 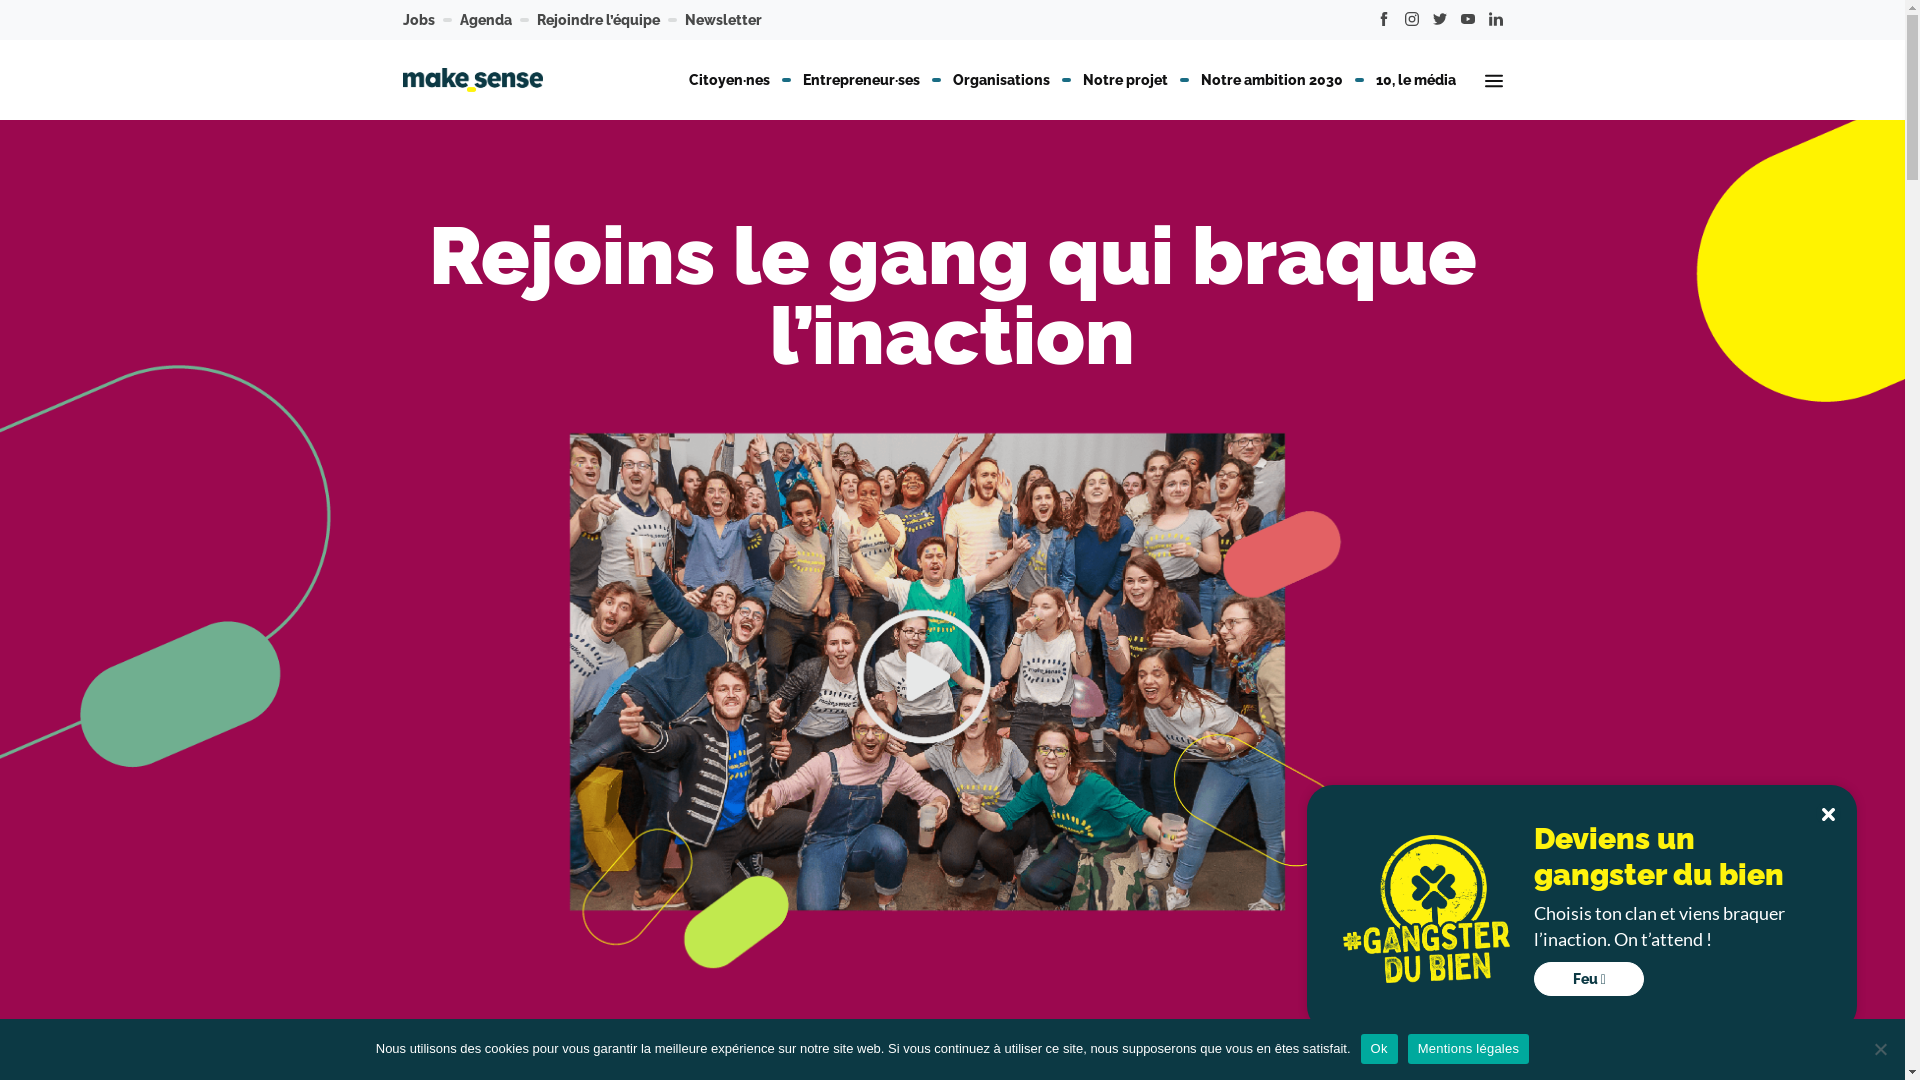 What do you see at coordinates (721, 19) in the screenshot?
I see `'Newsletter'` at bounding box center [721, 19].